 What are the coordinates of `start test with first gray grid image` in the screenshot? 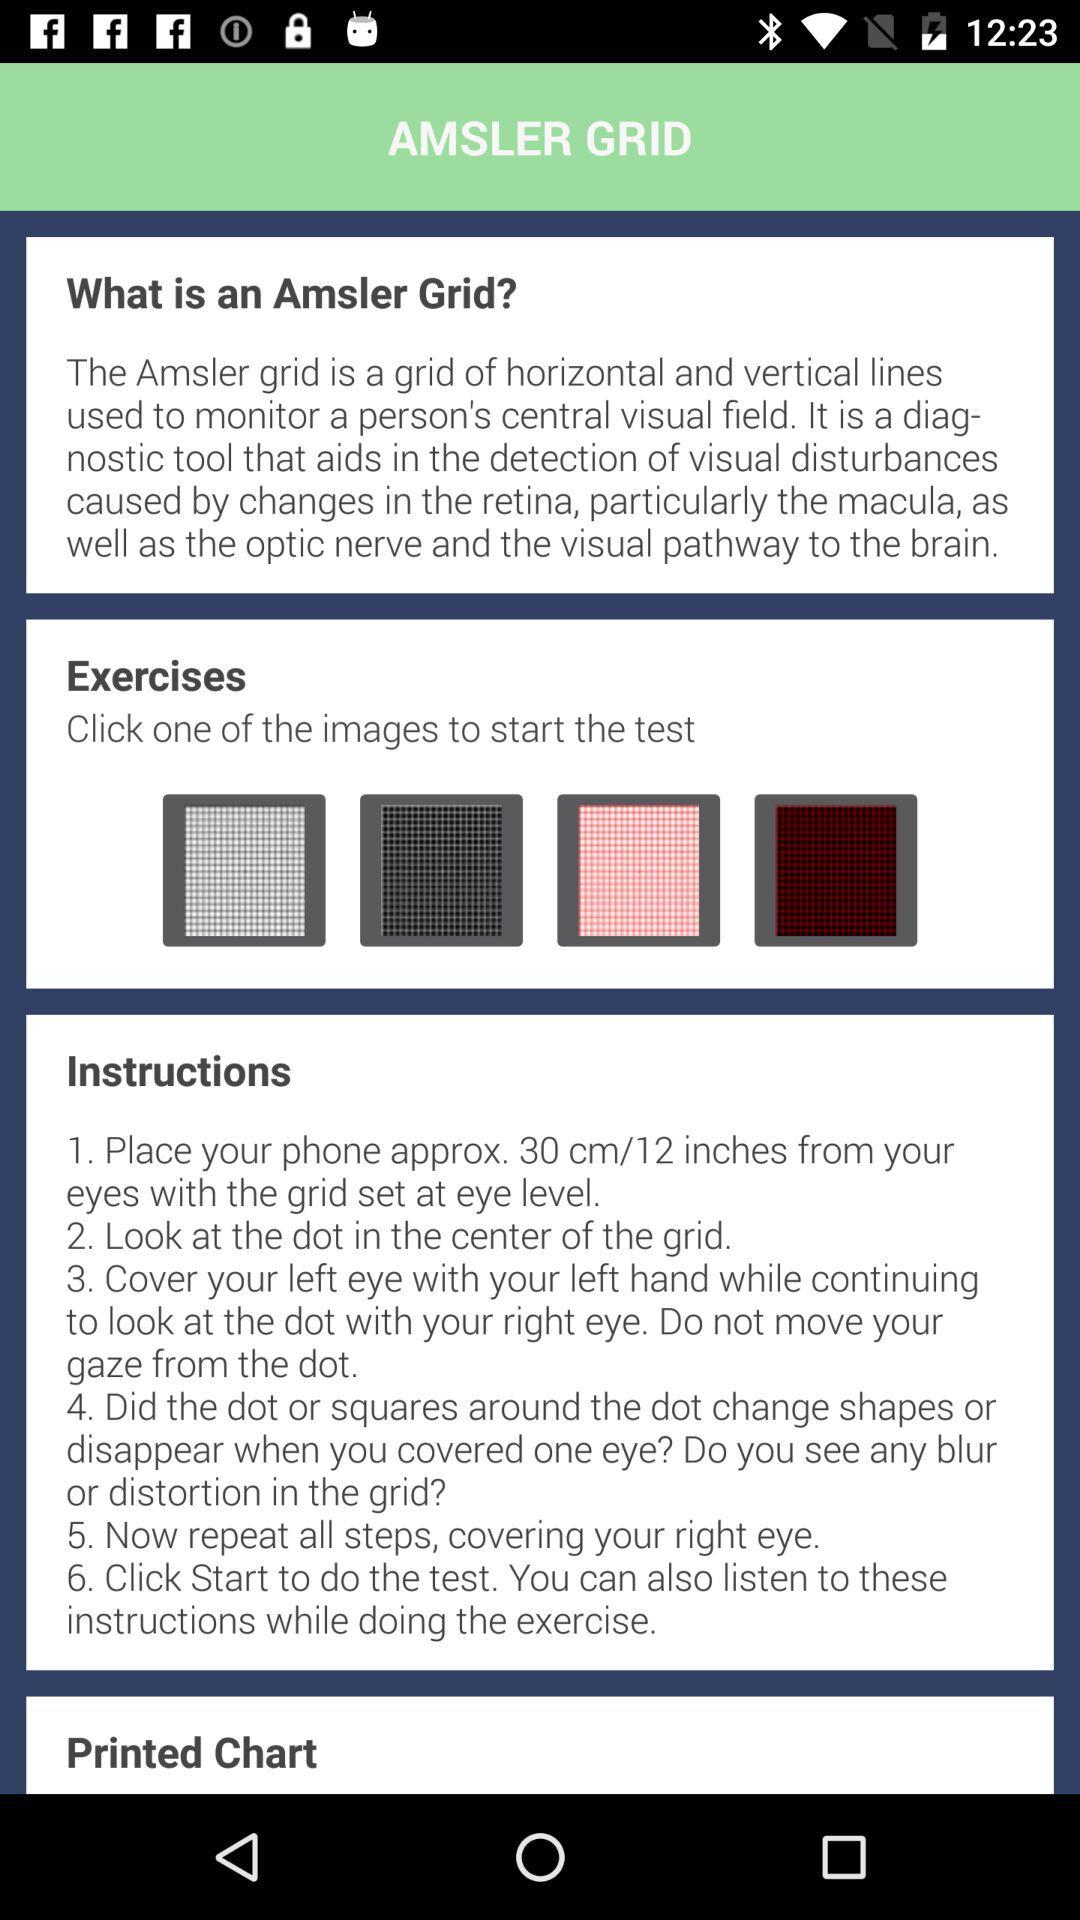 It's located at (243, 870).